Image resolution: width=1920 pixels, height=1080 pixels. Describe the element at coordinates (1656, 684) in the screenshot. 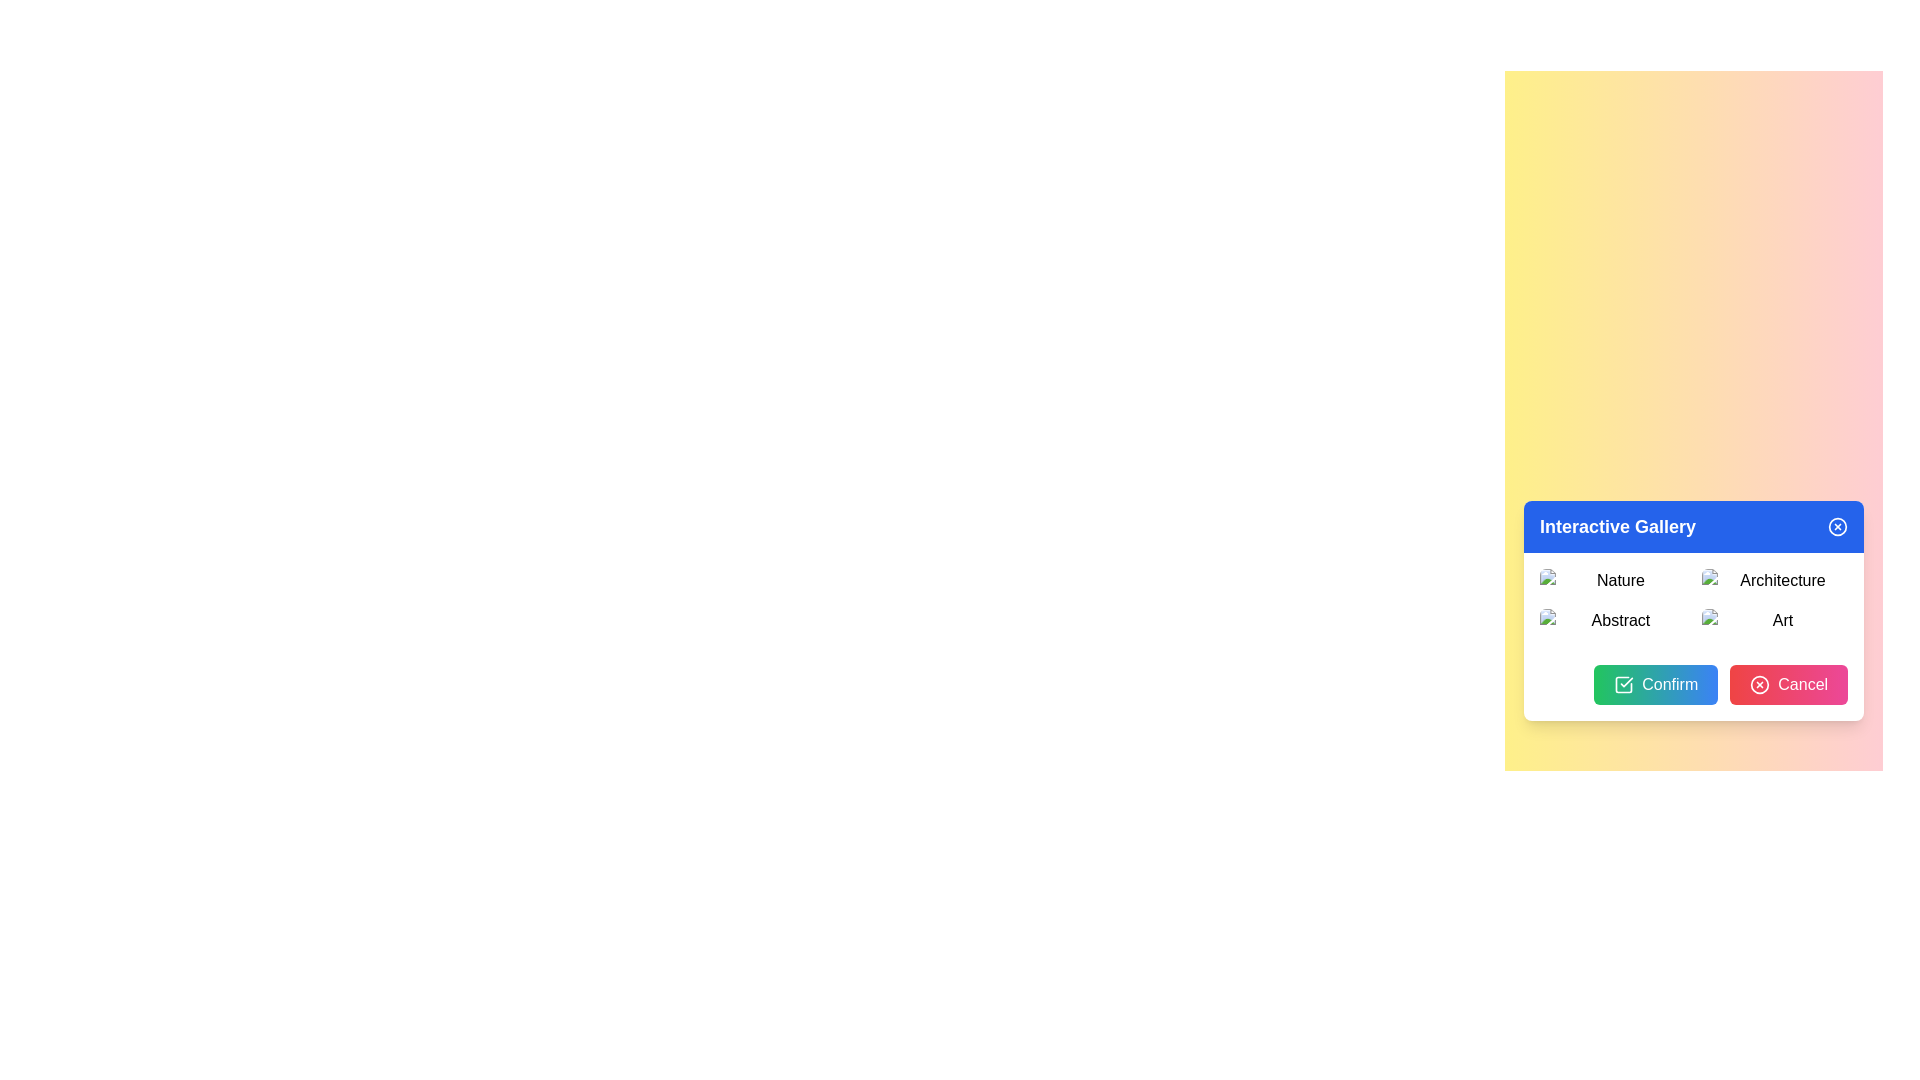

I see `the 'Confirm' button, which is a rectangular button with a gradient background from green to blue, featuring a checkmark icon and white bold text, located in the lower-right area of the modal dialog box` at that location.